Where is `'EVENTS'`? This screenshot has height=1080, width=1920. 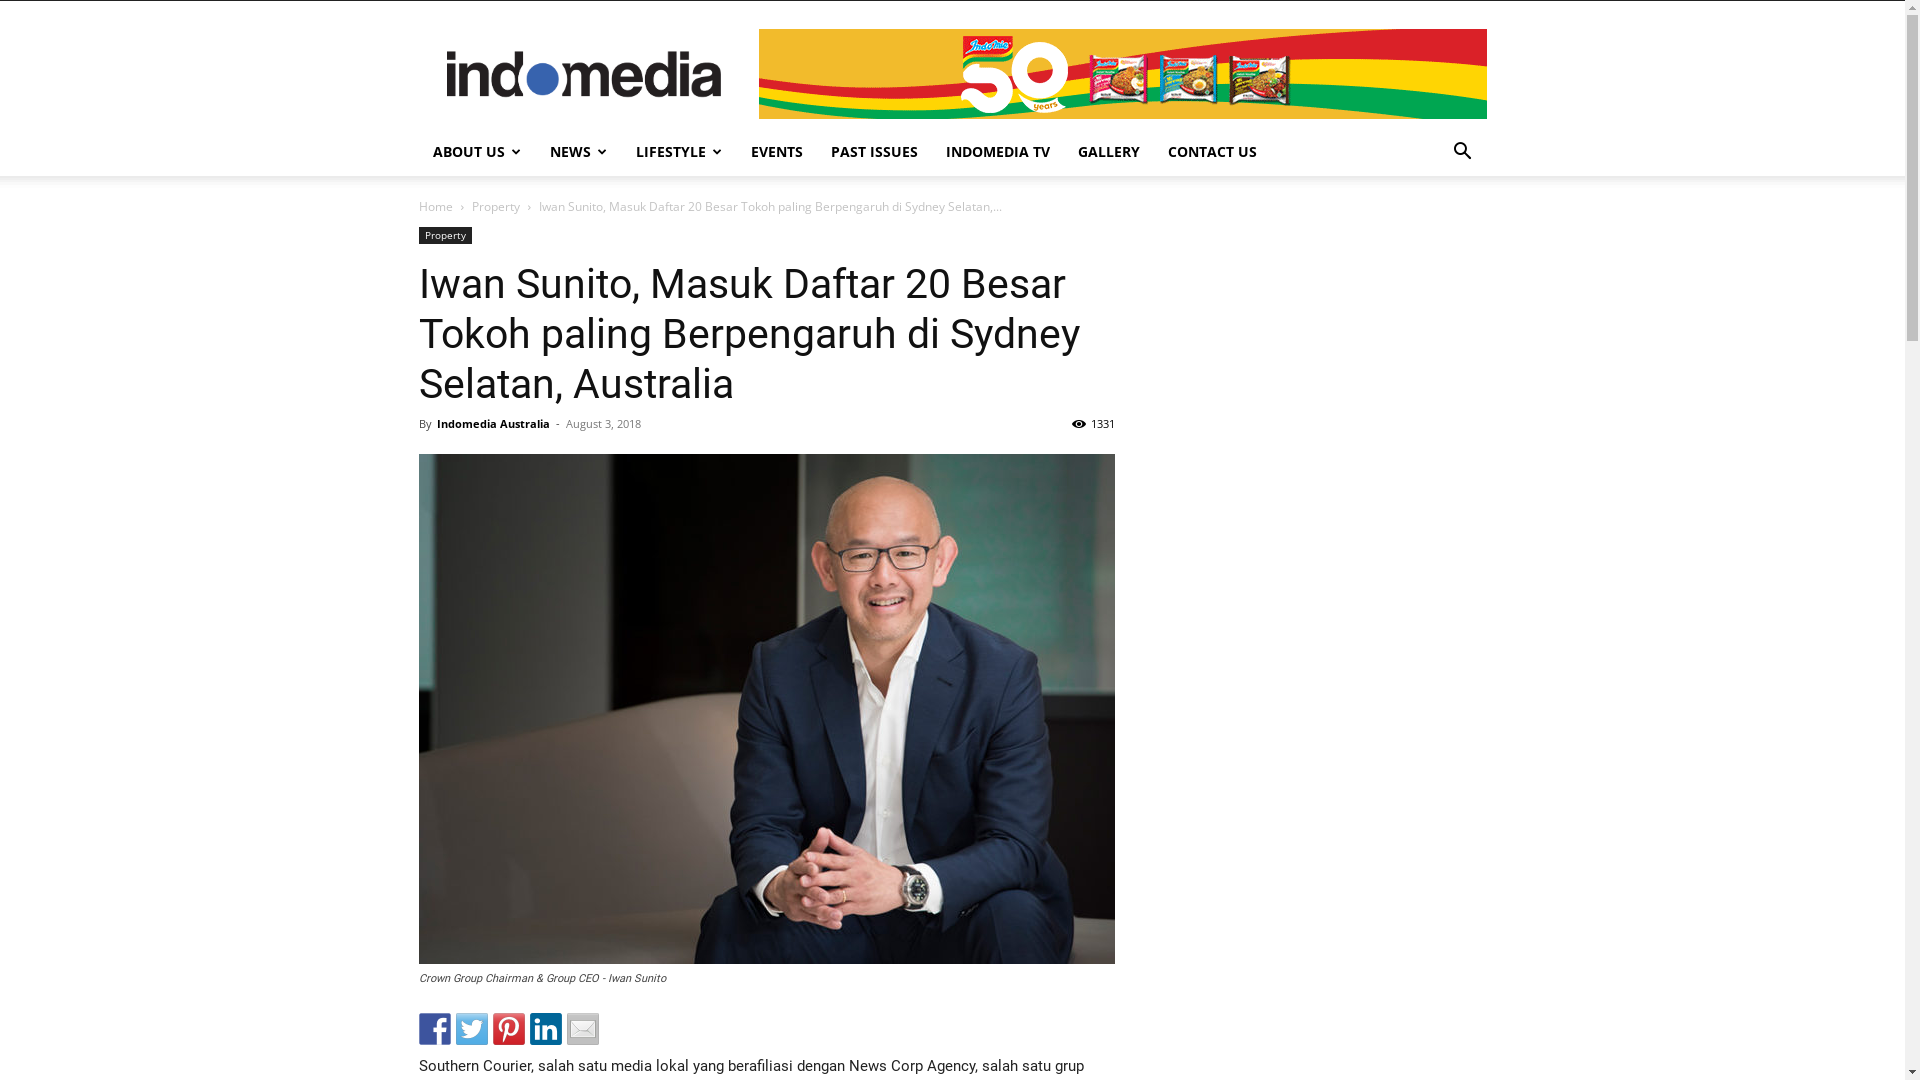 'EVENTS' is located at coordinates (775, 150).